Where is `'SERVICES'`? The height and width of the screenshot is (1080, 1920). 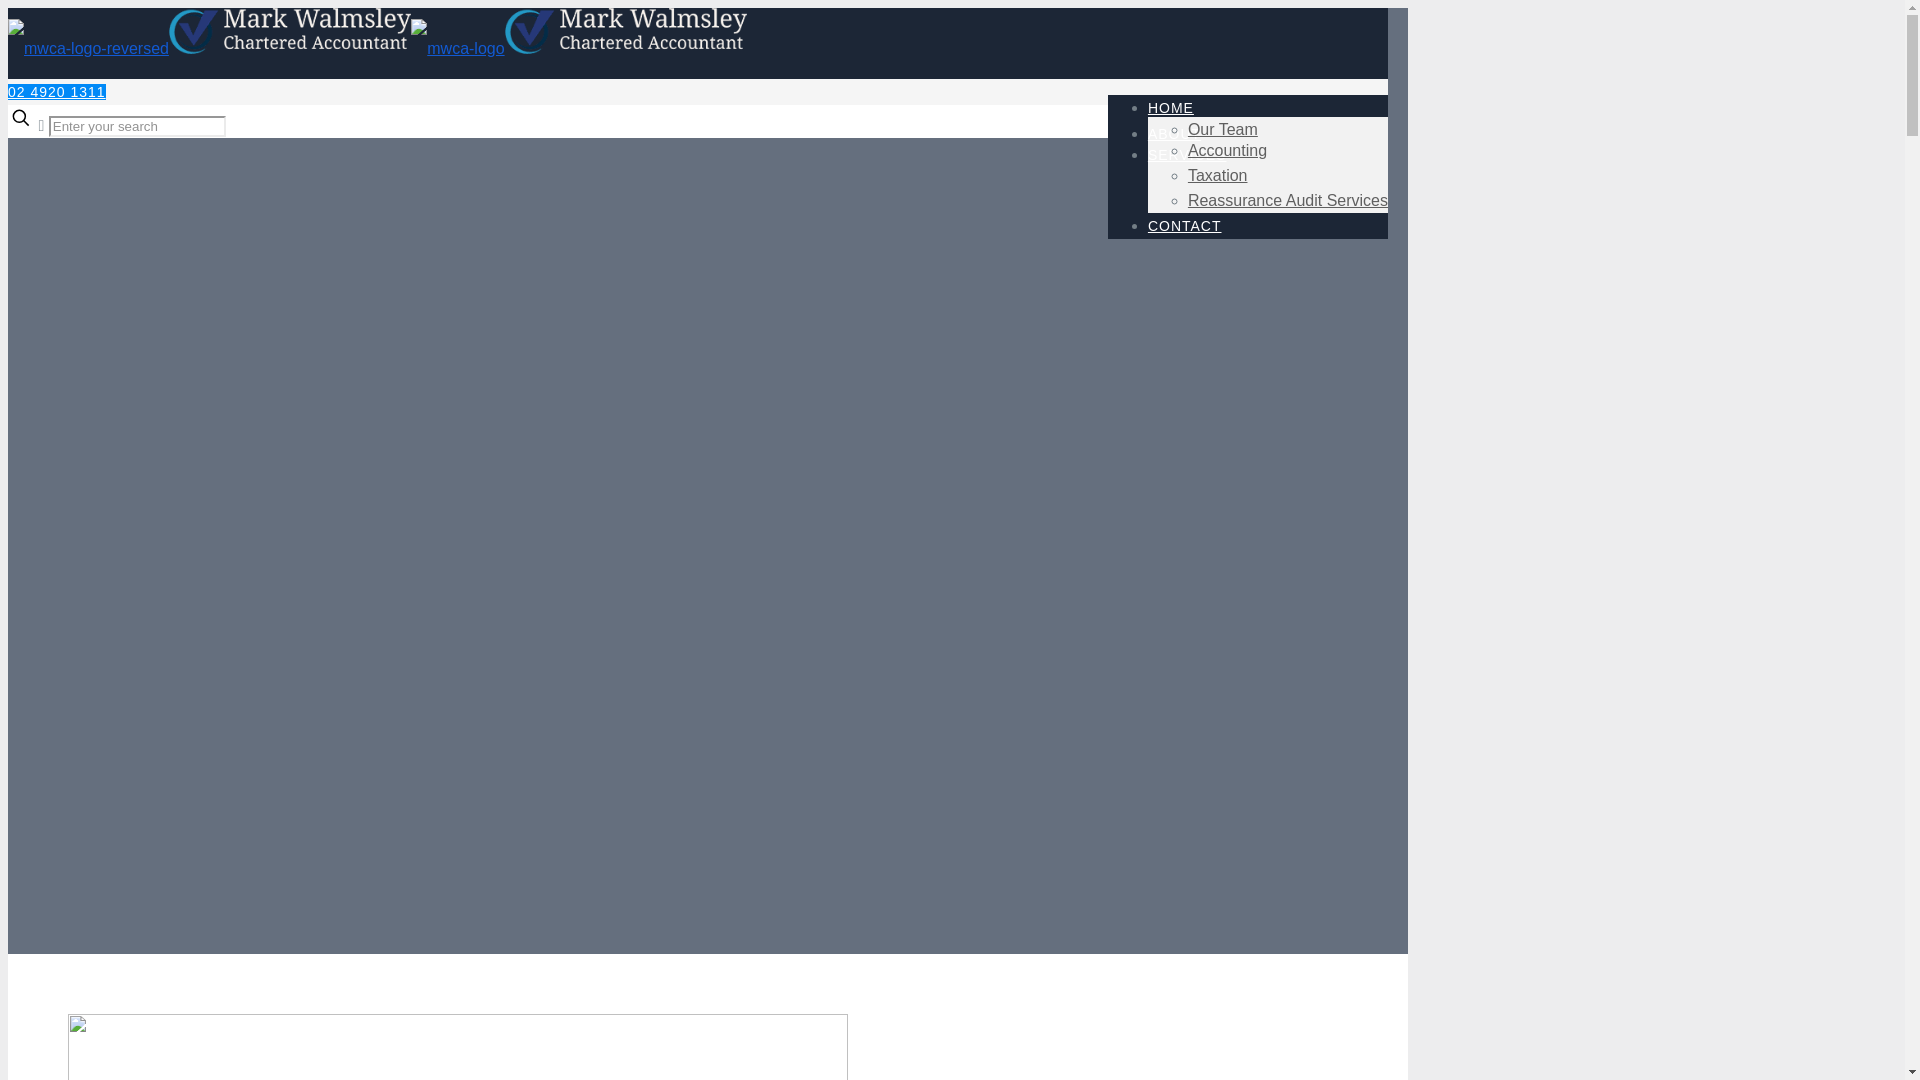 'SERVICES' is located at coordinates (1187, 153).